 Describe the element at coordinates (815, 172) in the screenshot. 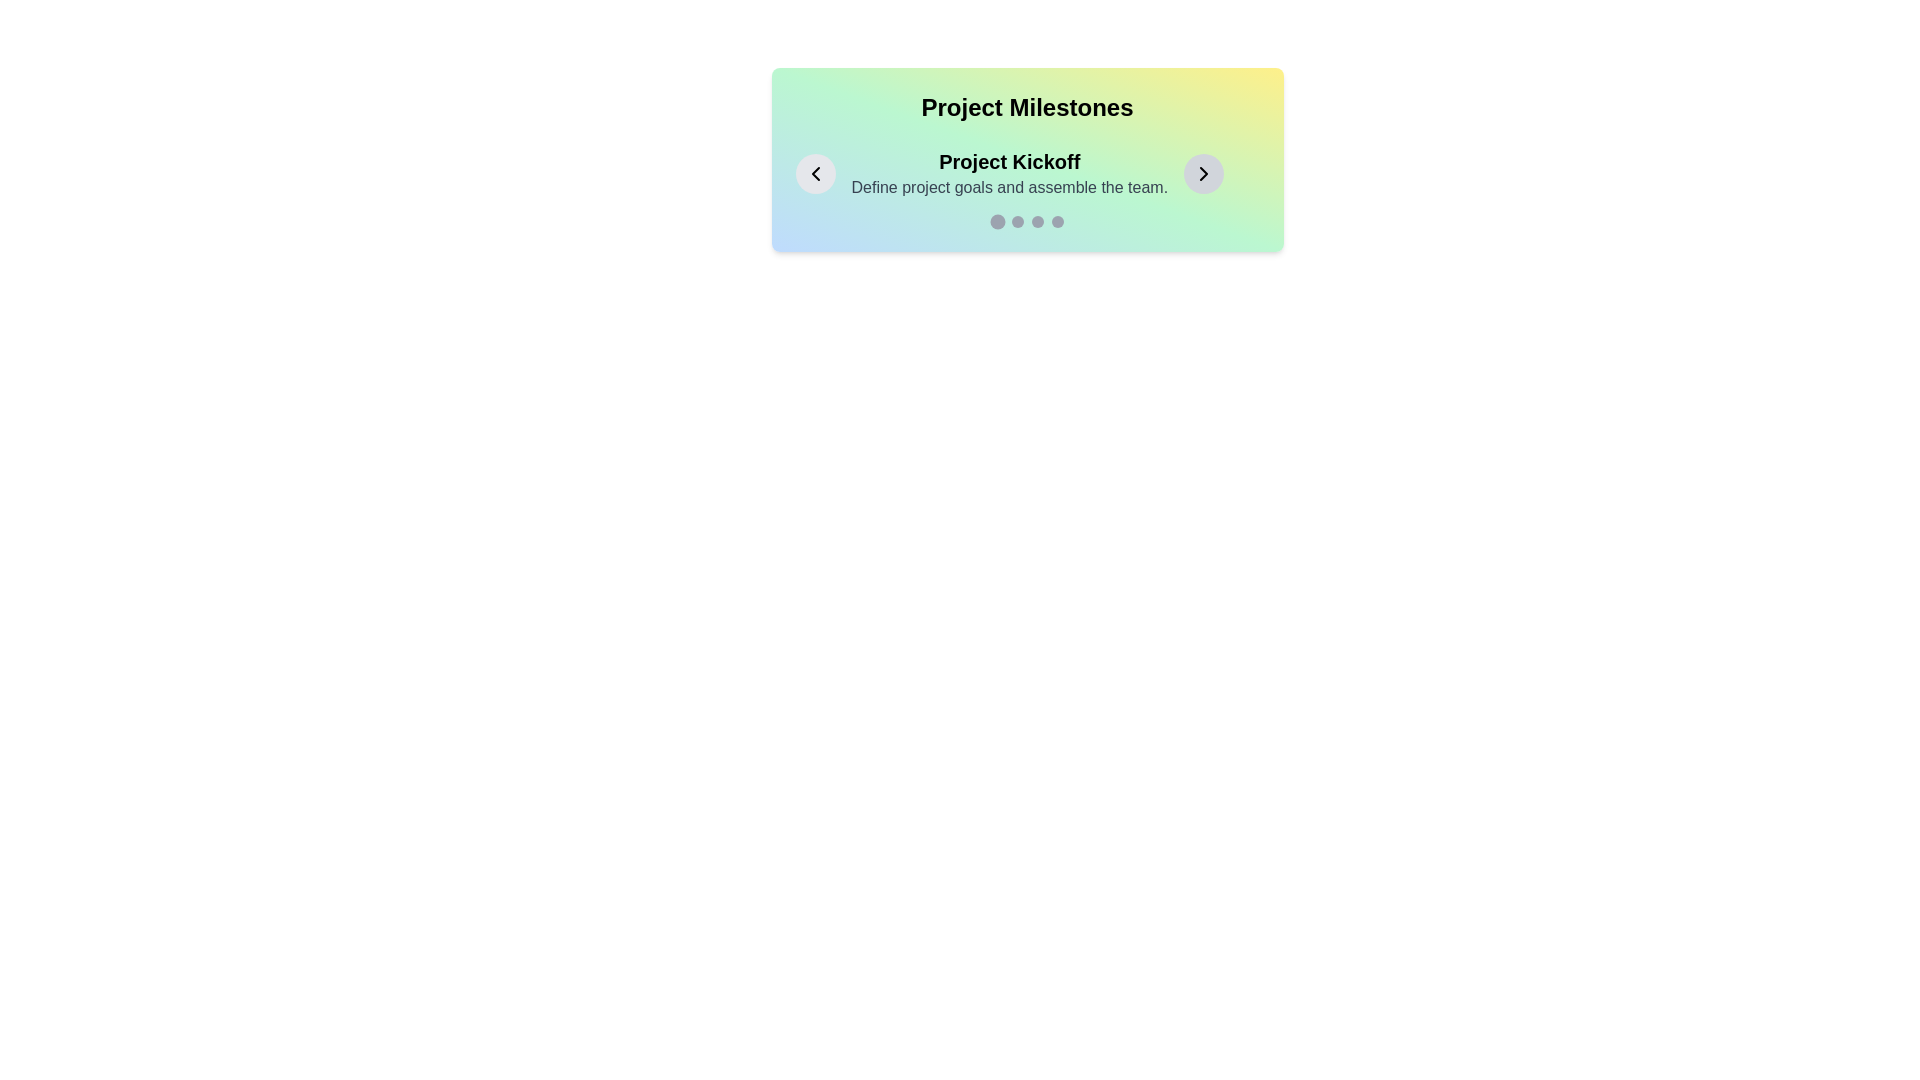

I see `the chevron icon representing the left navigation button in the 'Project Milestones' card to indicate that it can be interacted with` at that location.